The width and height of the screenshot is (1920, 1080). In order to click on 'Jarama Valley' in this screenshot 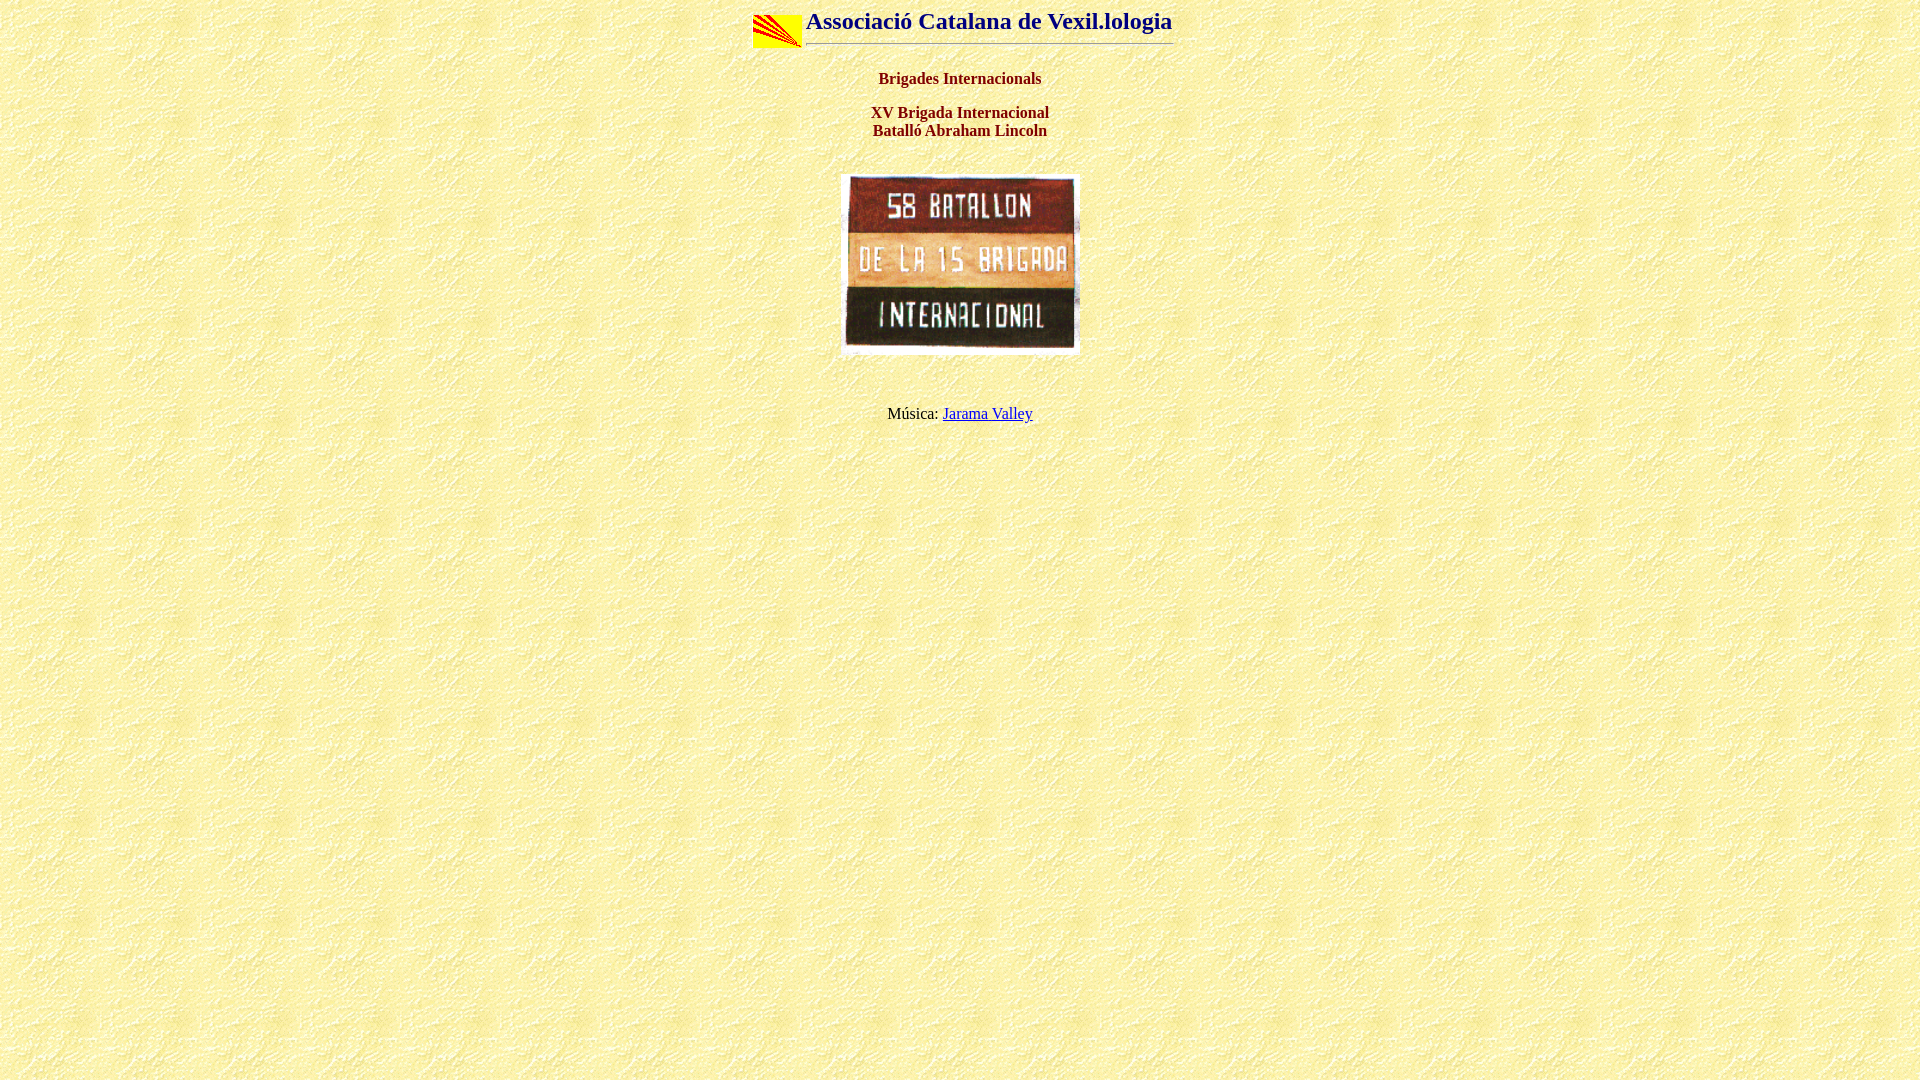, I will do `click(941, 412)`.